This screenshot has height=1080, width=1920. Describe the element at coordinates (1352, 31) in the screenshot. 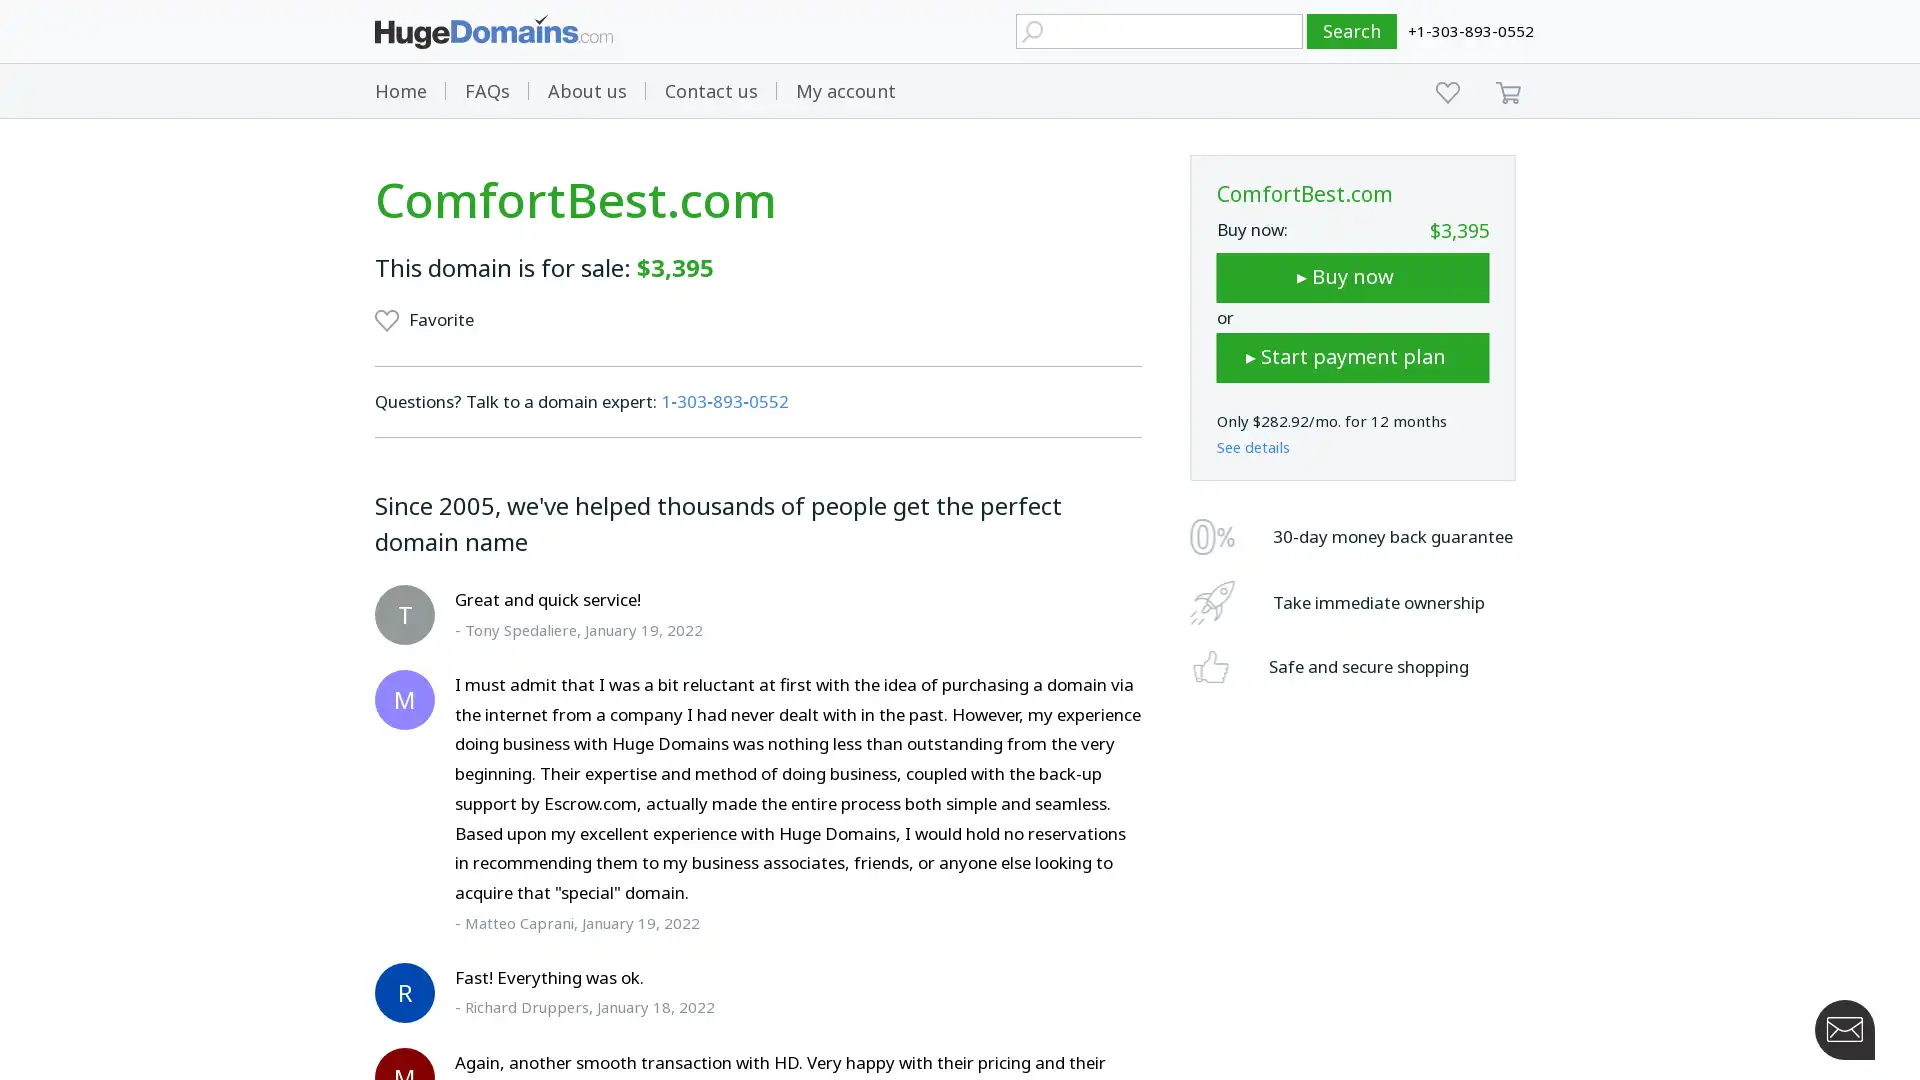

I see `Search` at that location.